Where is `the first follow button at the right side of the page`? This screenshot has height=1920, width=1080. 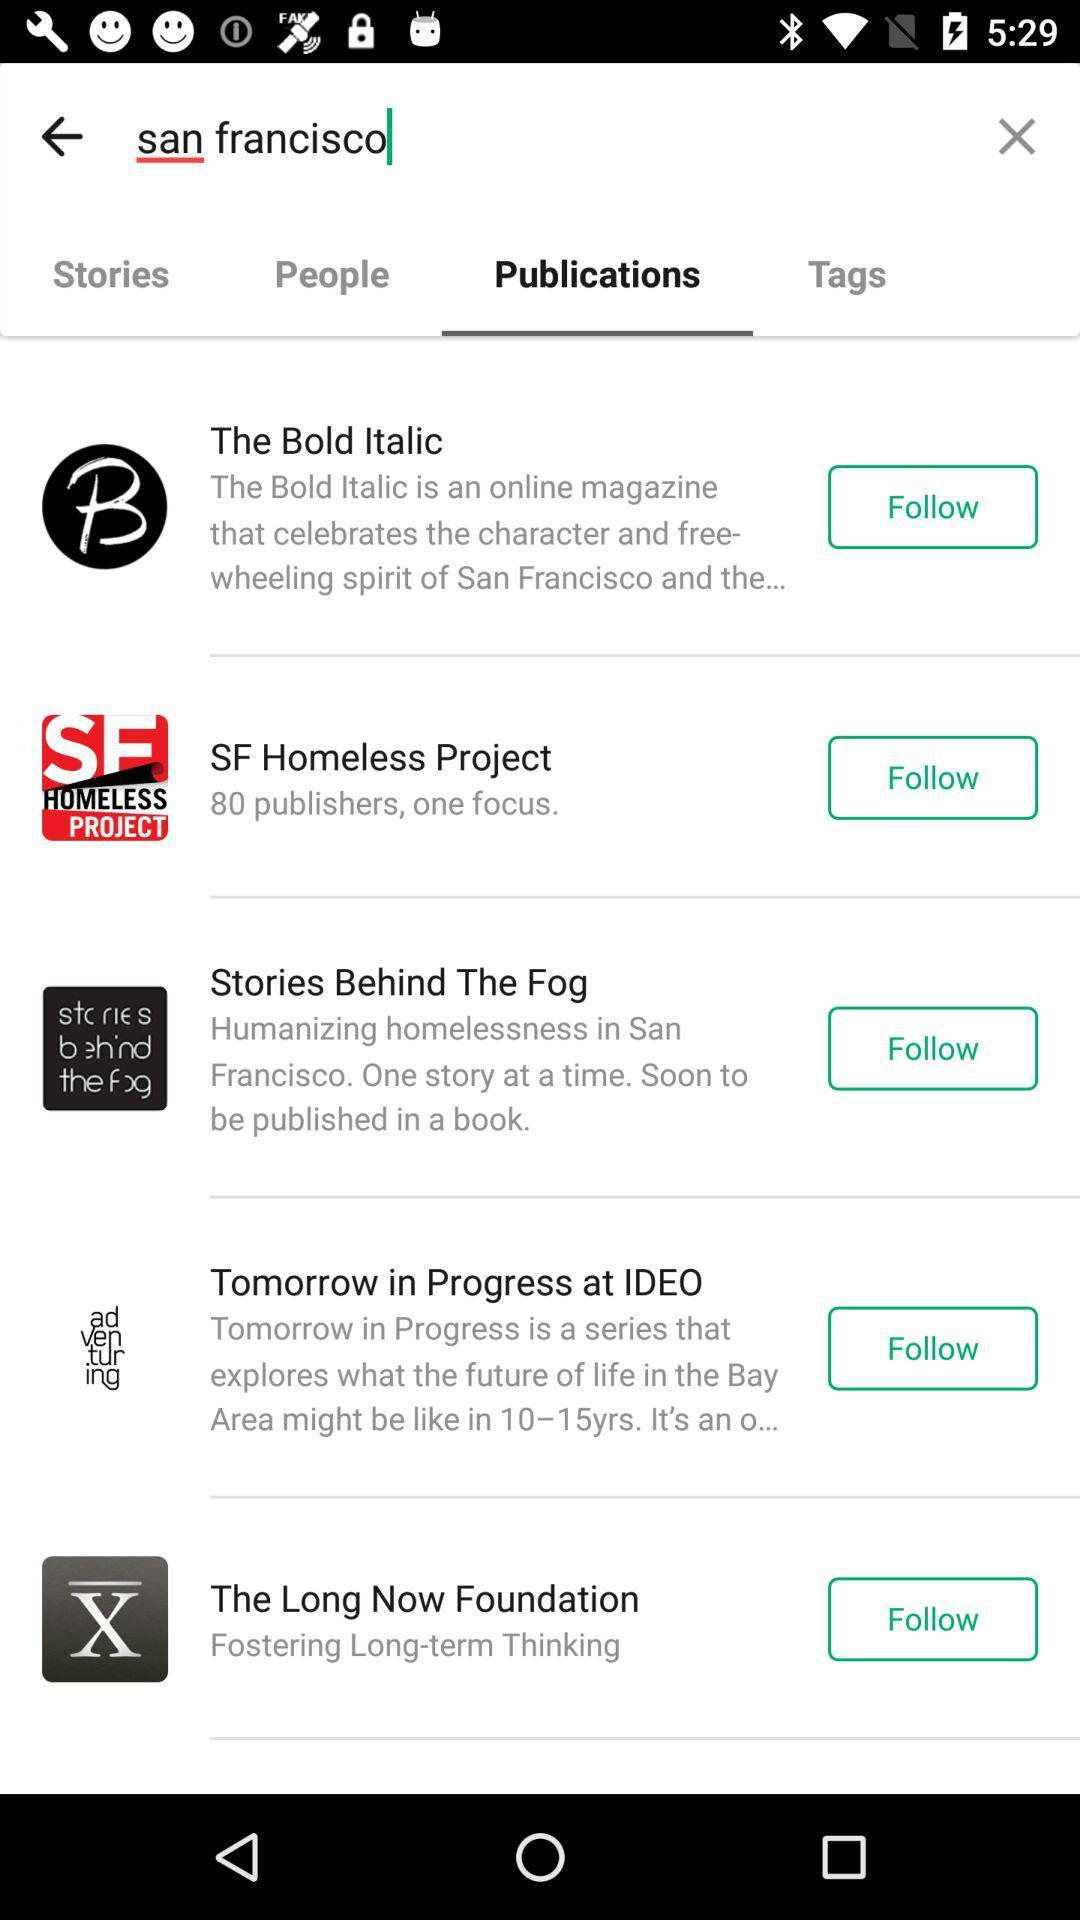
the first follow button at the right side of the page is located at coordinates (952, 507).